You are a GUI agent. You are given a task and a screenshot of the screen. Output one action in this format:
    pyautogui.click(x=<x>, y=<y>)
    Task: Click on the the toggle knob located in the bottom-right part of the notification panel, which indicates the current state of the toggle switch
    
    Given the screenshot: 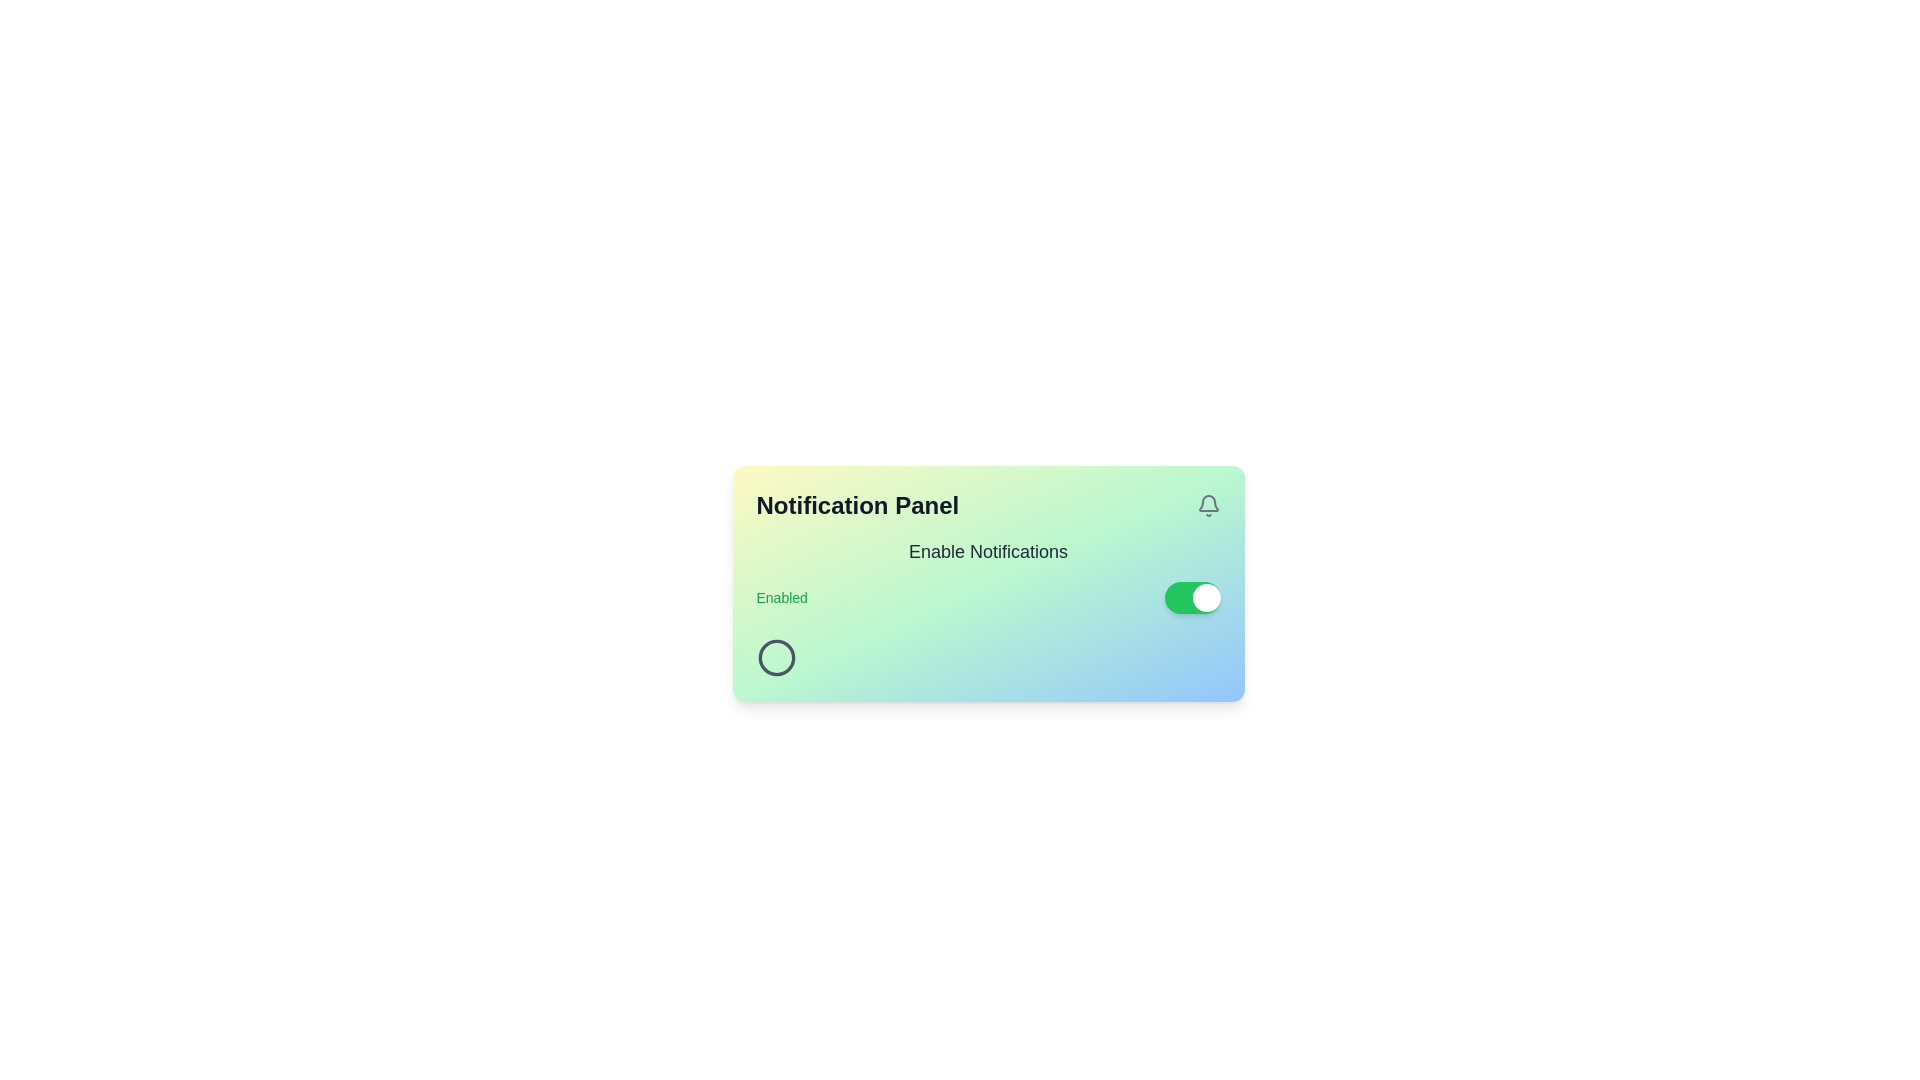 What is the action you would take?
    pyautogui.click(x=1205, y=596)
    